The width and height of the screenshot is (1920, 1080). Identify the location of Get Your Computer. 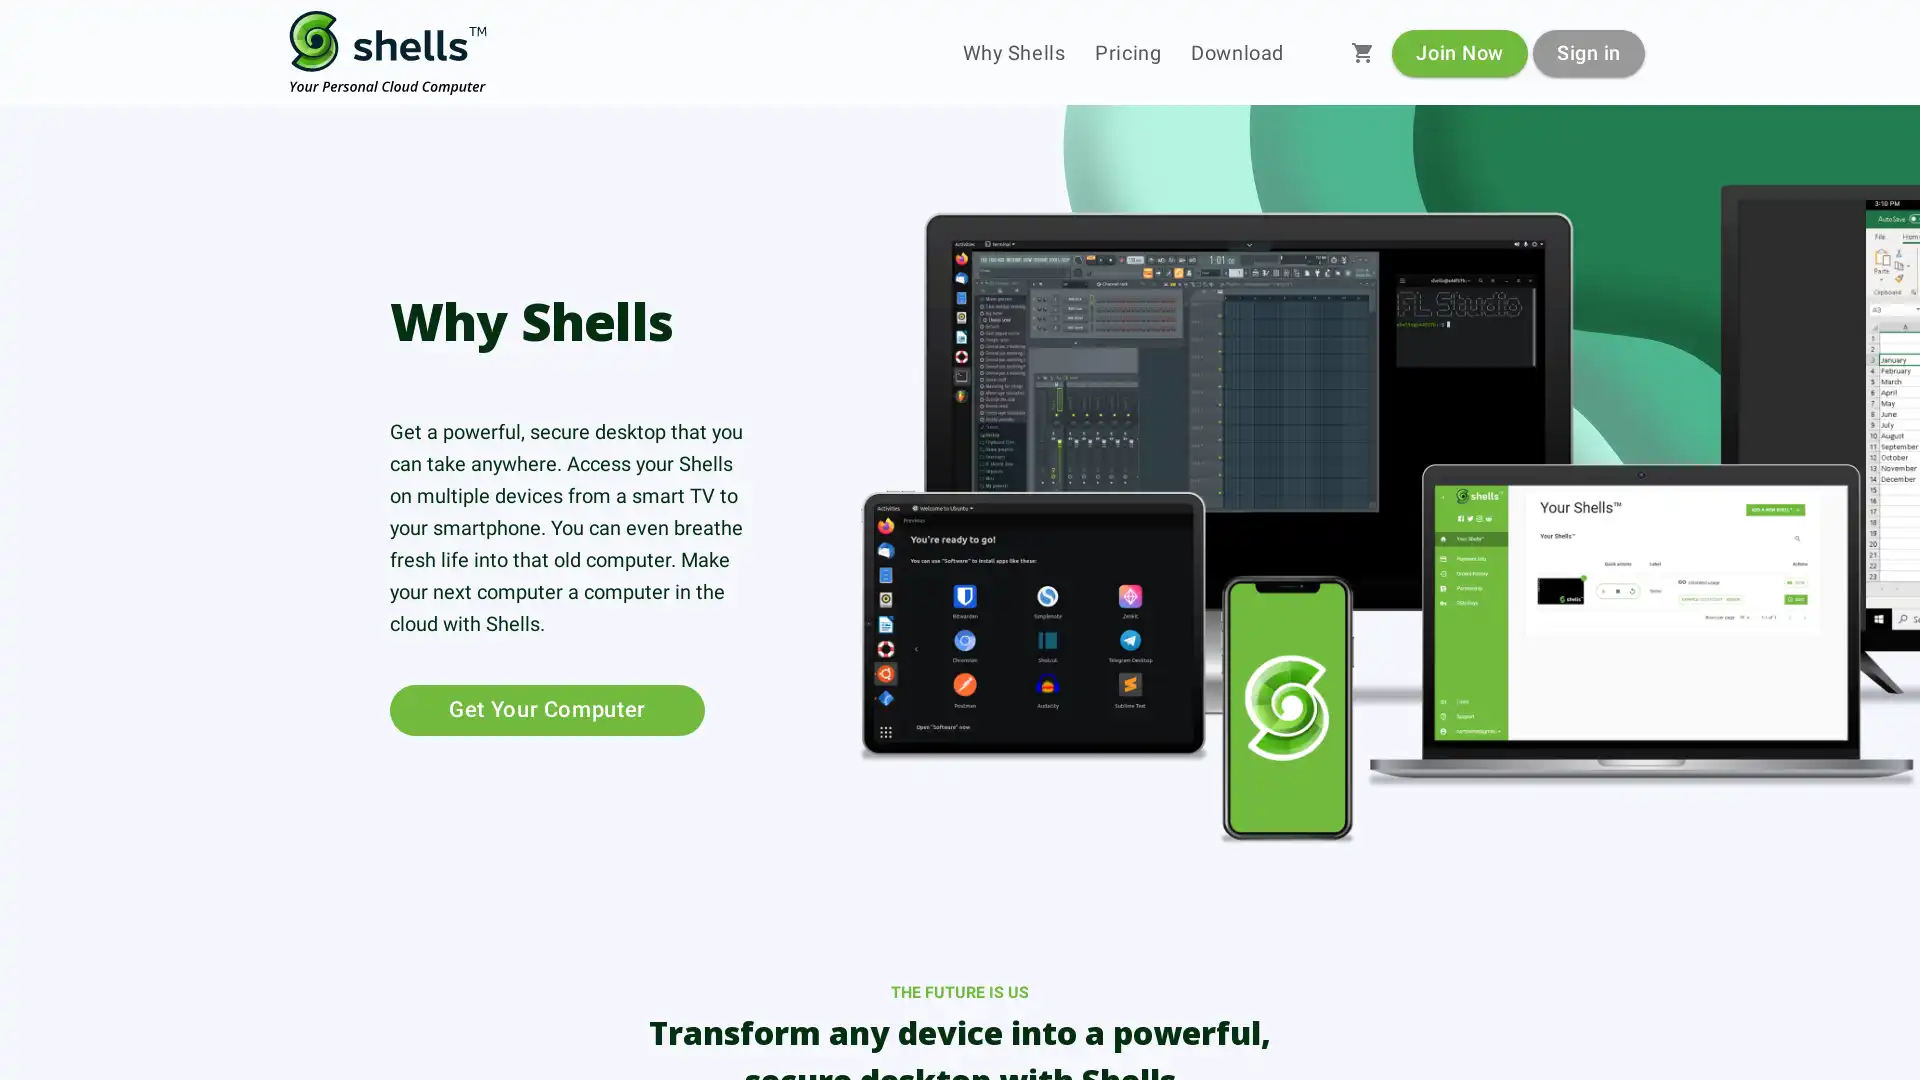
(547, 708).